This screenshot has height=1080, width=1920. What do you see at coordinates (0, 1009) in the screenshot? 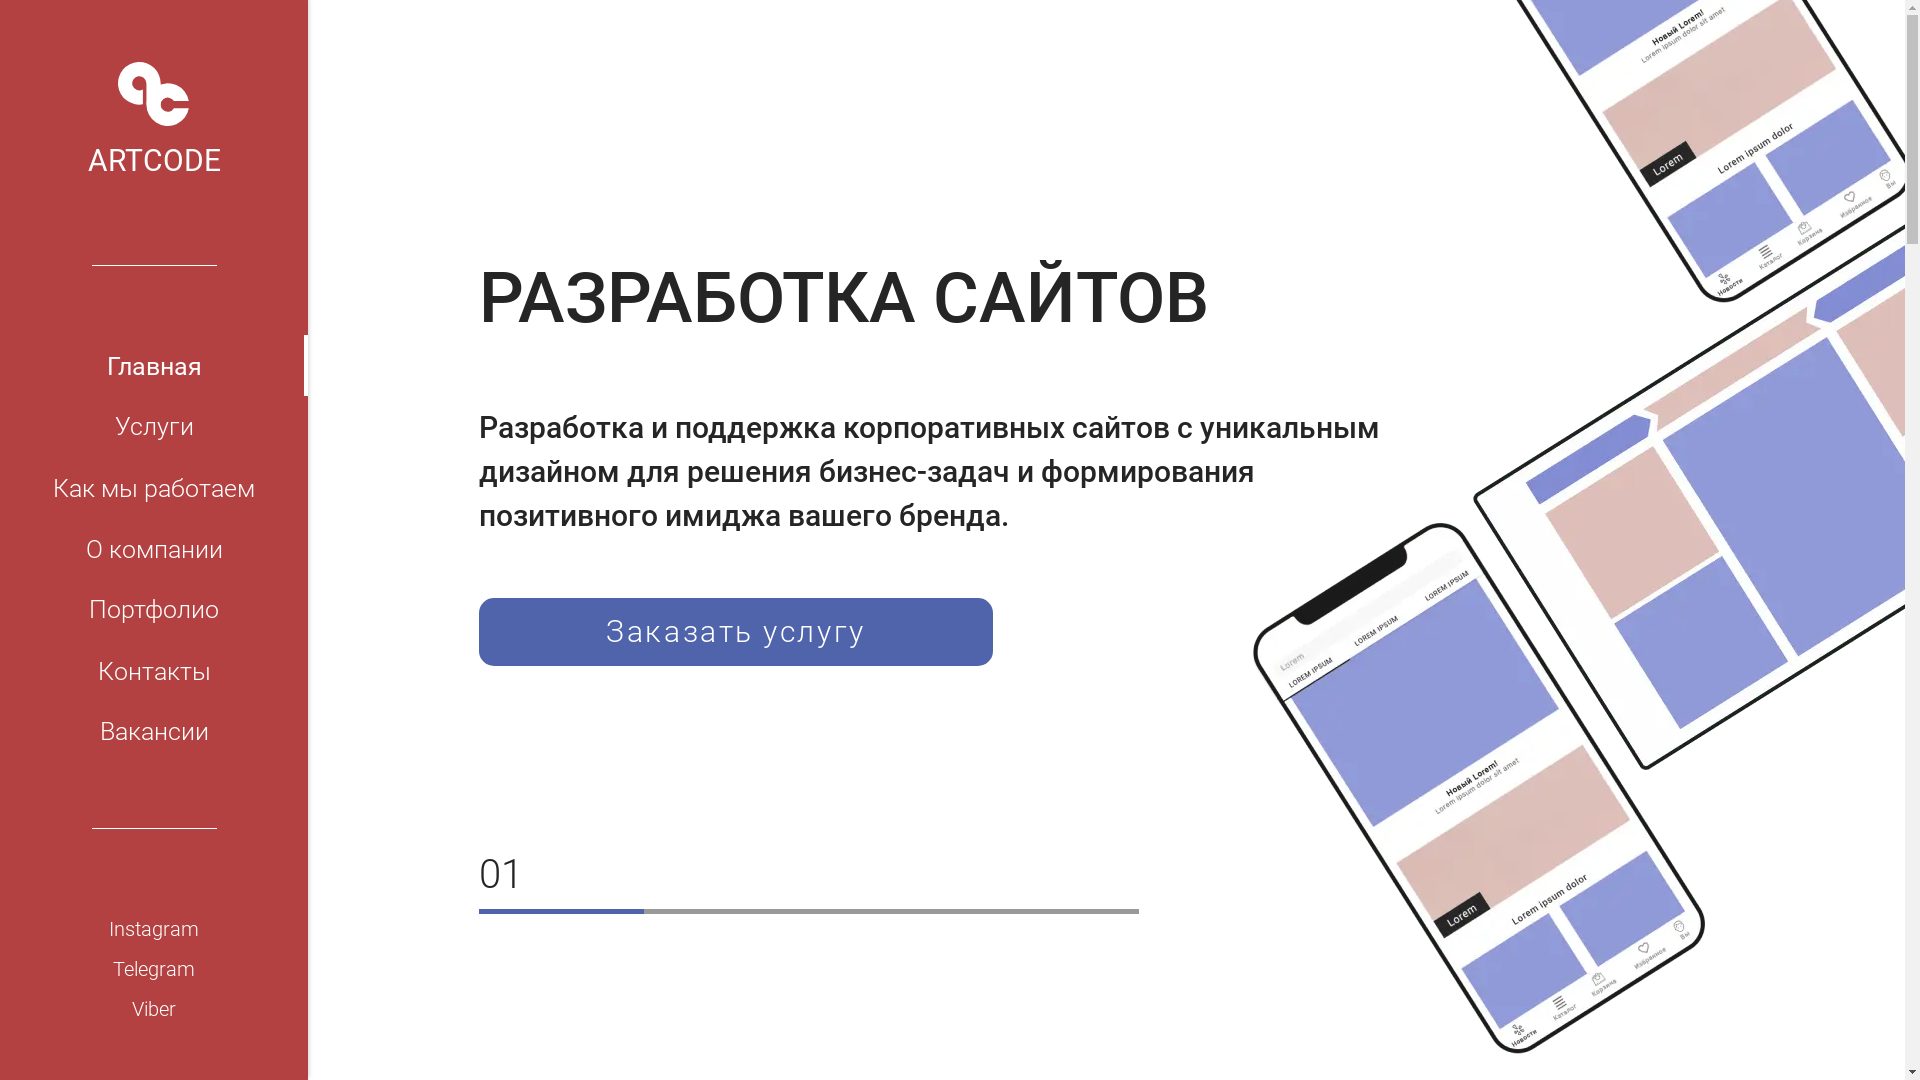
I see `'Viber'` at bounding box center [0, 1009].